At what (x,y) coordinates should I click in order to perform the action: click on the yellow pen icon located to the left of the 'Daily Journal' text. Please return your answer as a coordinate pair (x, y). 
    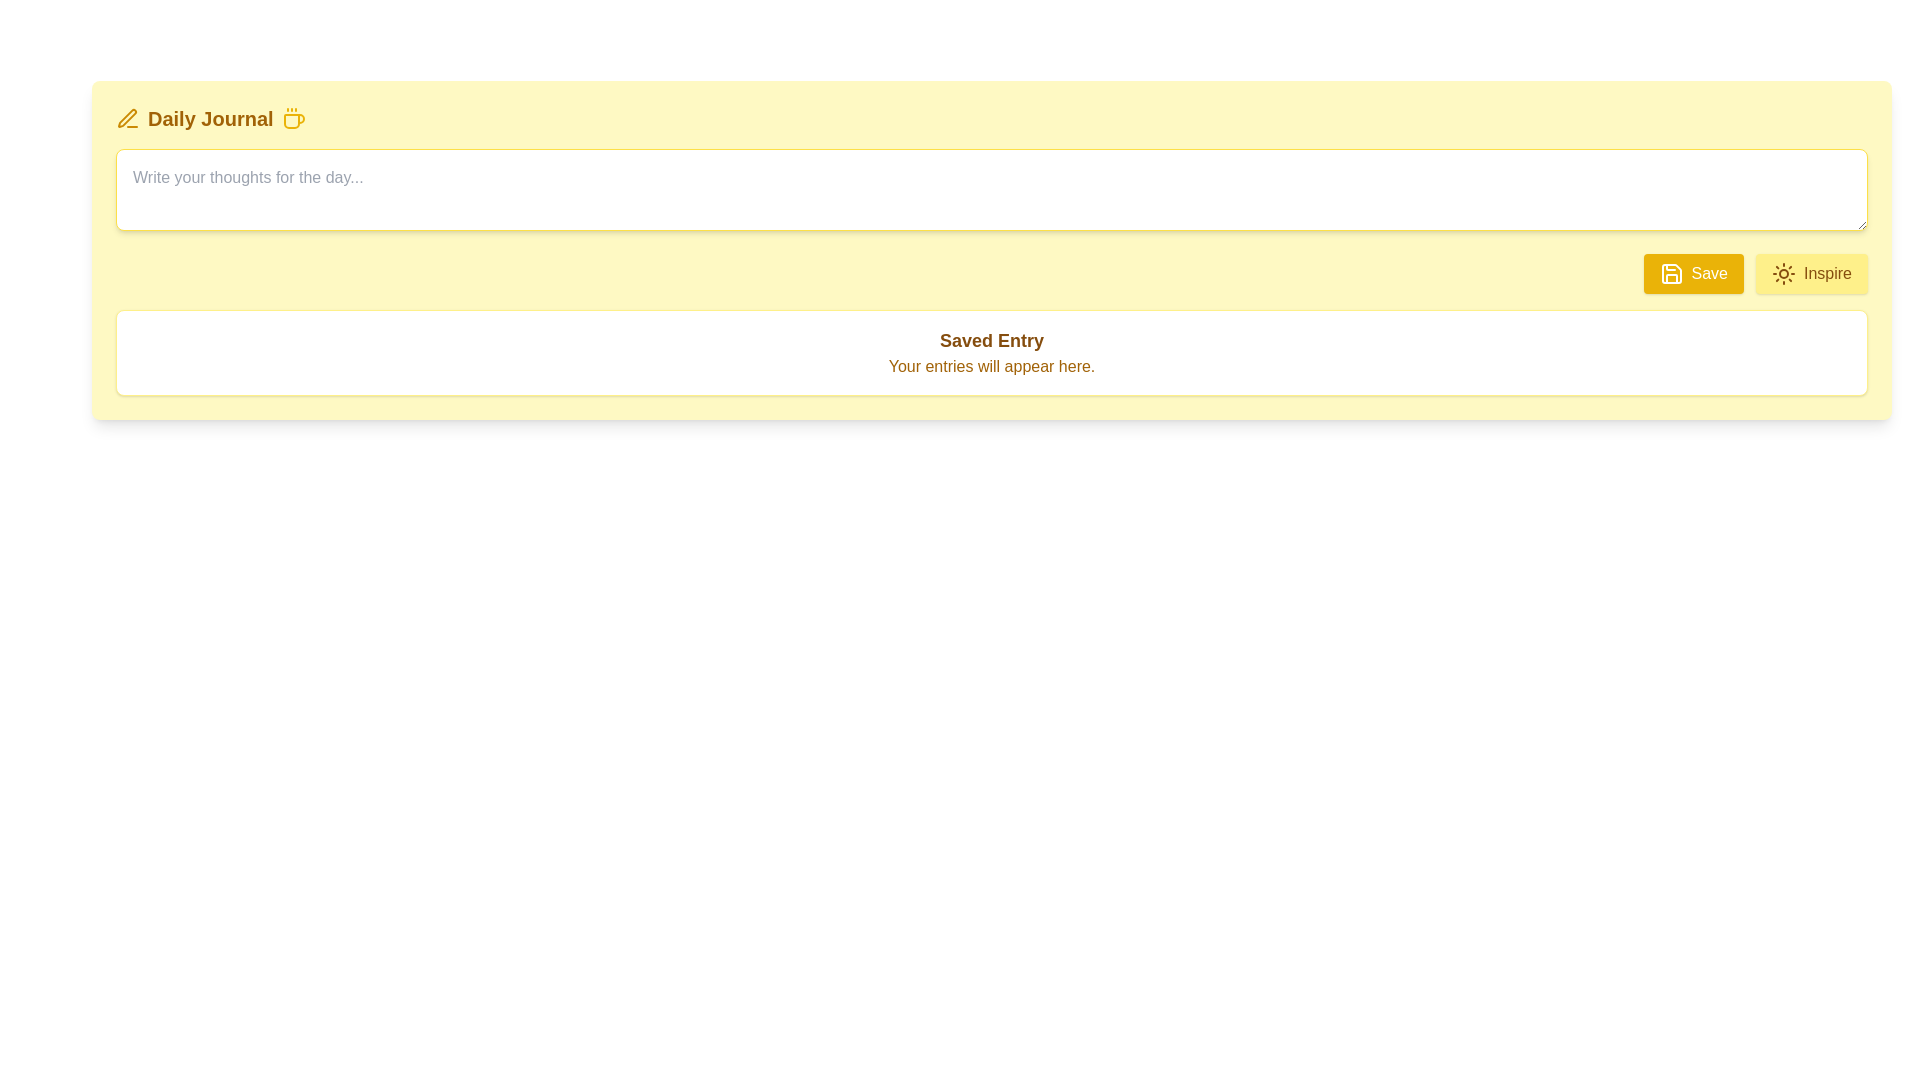
    Looking at the image, I should click on (127, 119).